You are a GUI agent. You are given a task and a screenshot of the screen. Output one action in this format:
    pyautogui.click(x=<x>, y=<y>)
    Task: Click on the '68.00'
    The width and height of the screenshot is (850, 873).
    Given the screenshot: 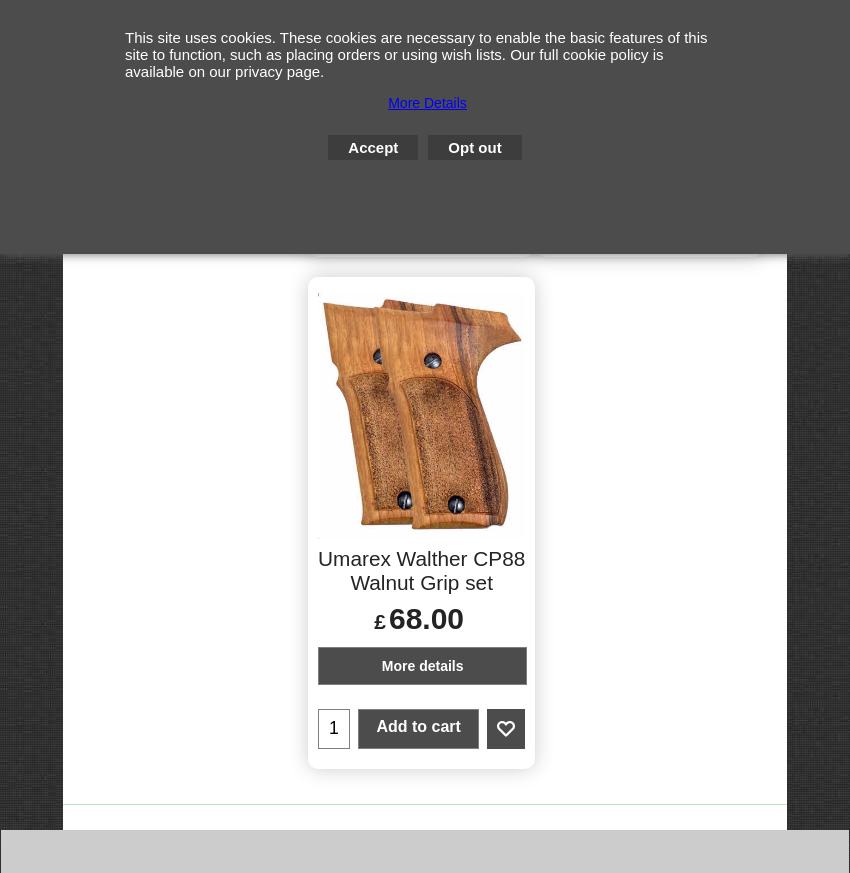 What is the action you would take?
    pyautogui.click(x=388, y=617)
    